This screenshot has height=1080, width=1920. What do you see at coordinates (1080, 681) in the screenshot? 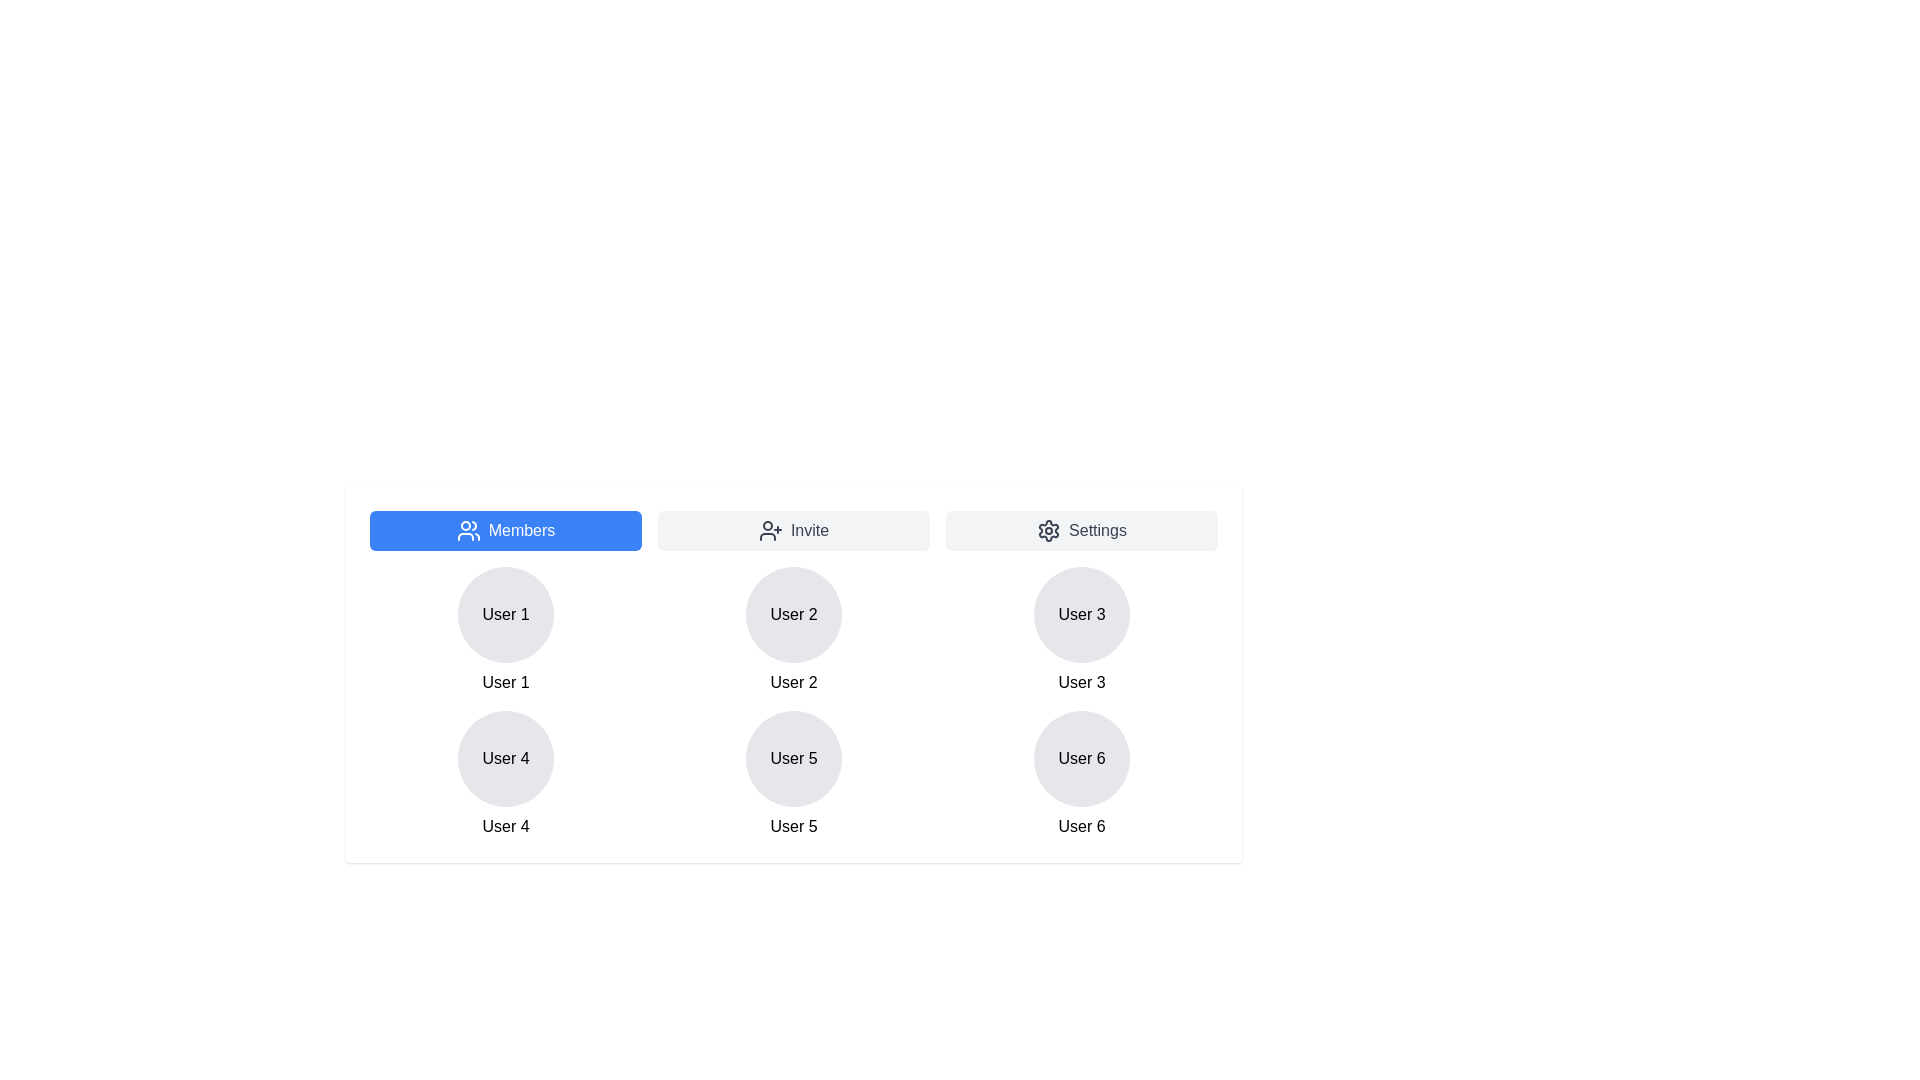
I see `the static text label displaying 'User 3', which is located in the third column of a grid layout, directly below the circular avatar labeled 'User 3'` at bounding box center [1080, 681].